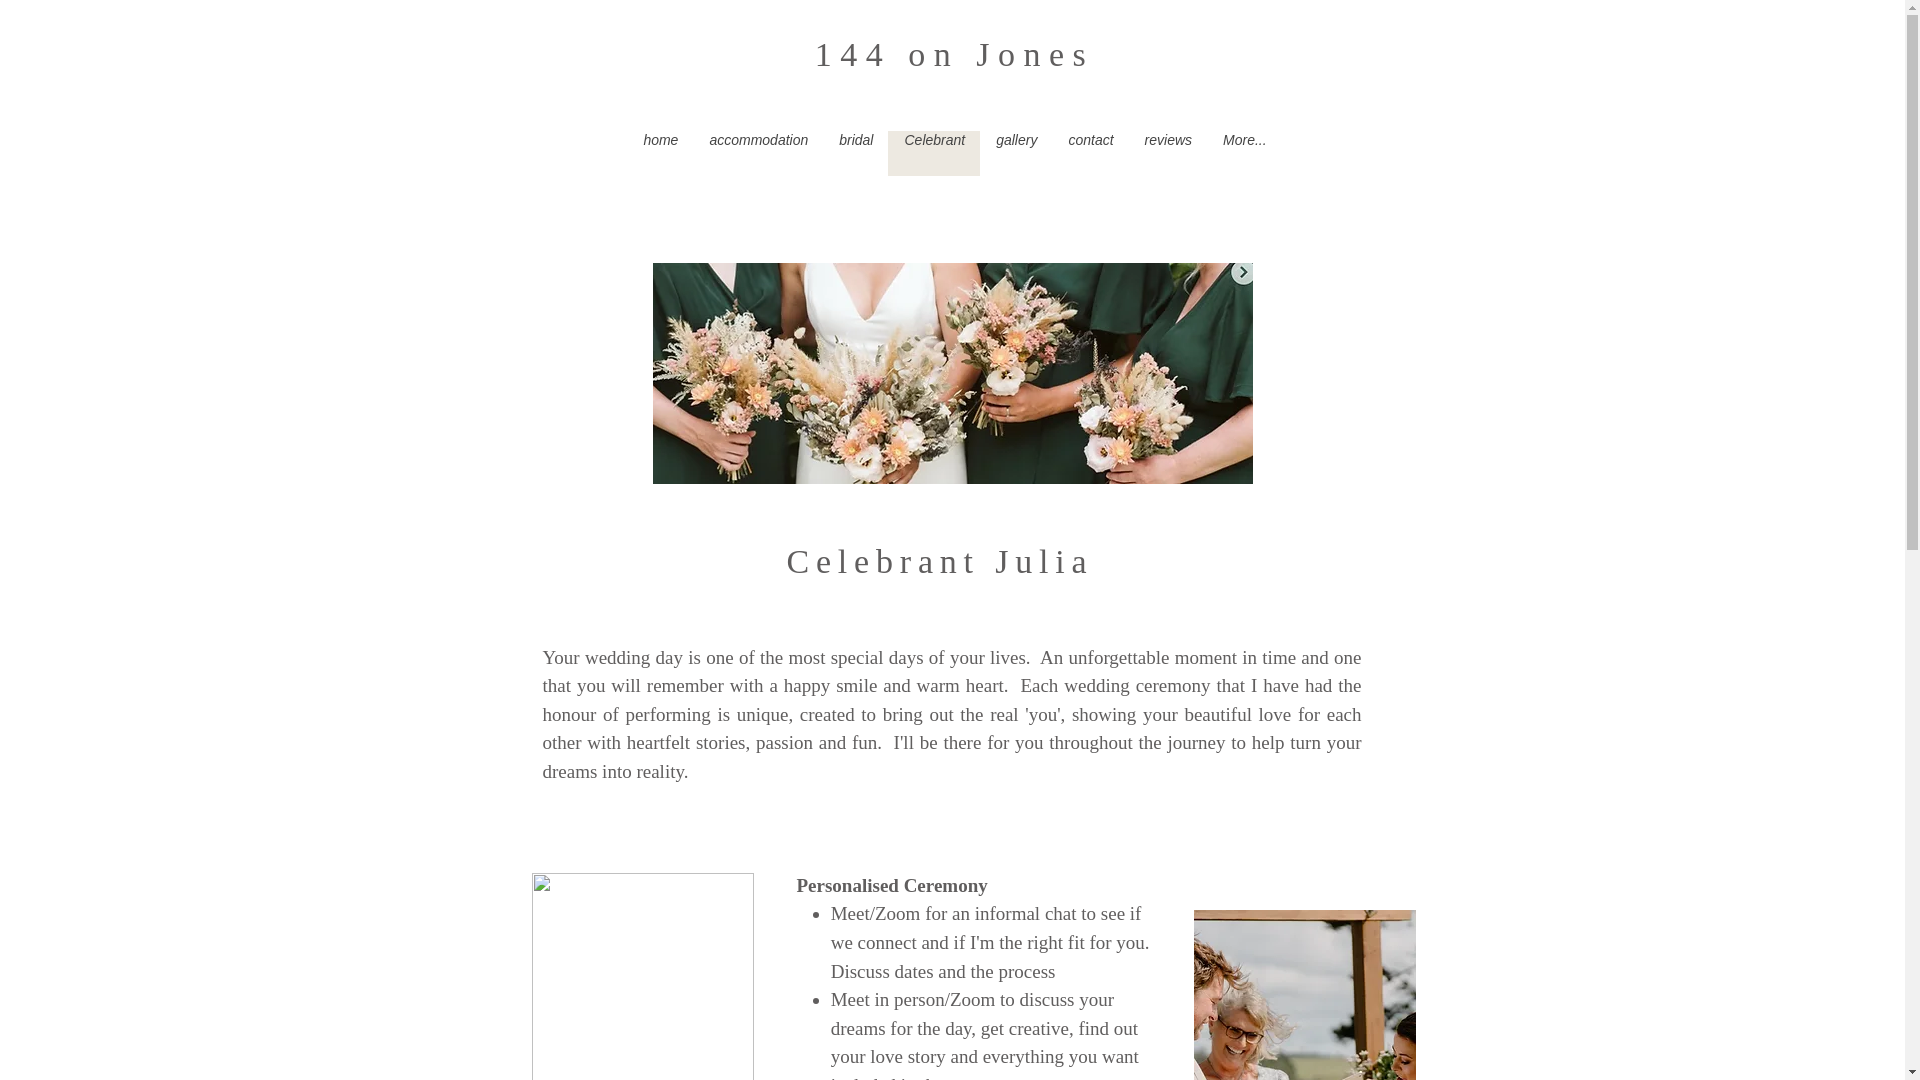 The image size is (1920, 1080). Describe the element at coordinates (979, 152) in the screenshot. I see `'gallery'` at that location.